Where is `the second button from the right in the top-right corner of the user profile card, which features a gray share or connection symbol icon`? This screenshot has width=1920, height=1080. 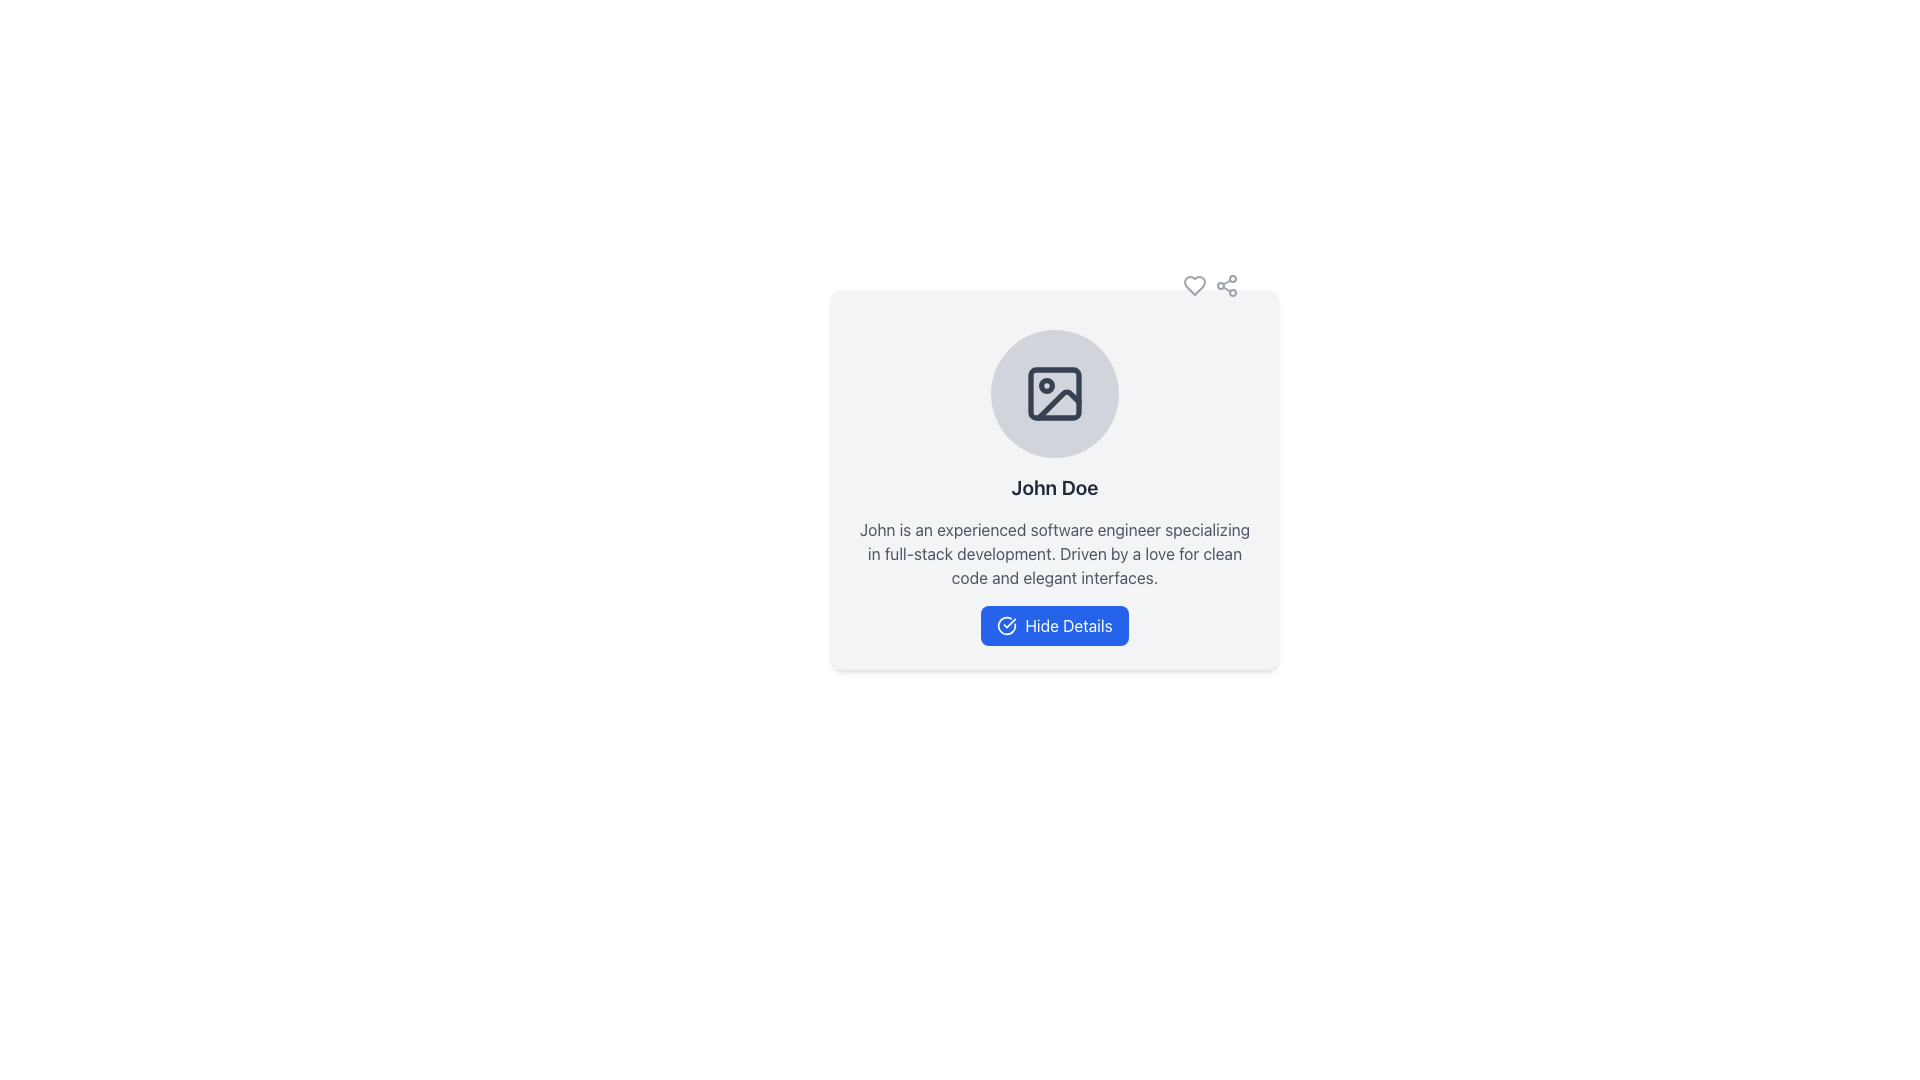
the second button from the right in the top-right corner of the user profile card, which features a gray share or connection symbol icon is located at coordinates (1226, 285).